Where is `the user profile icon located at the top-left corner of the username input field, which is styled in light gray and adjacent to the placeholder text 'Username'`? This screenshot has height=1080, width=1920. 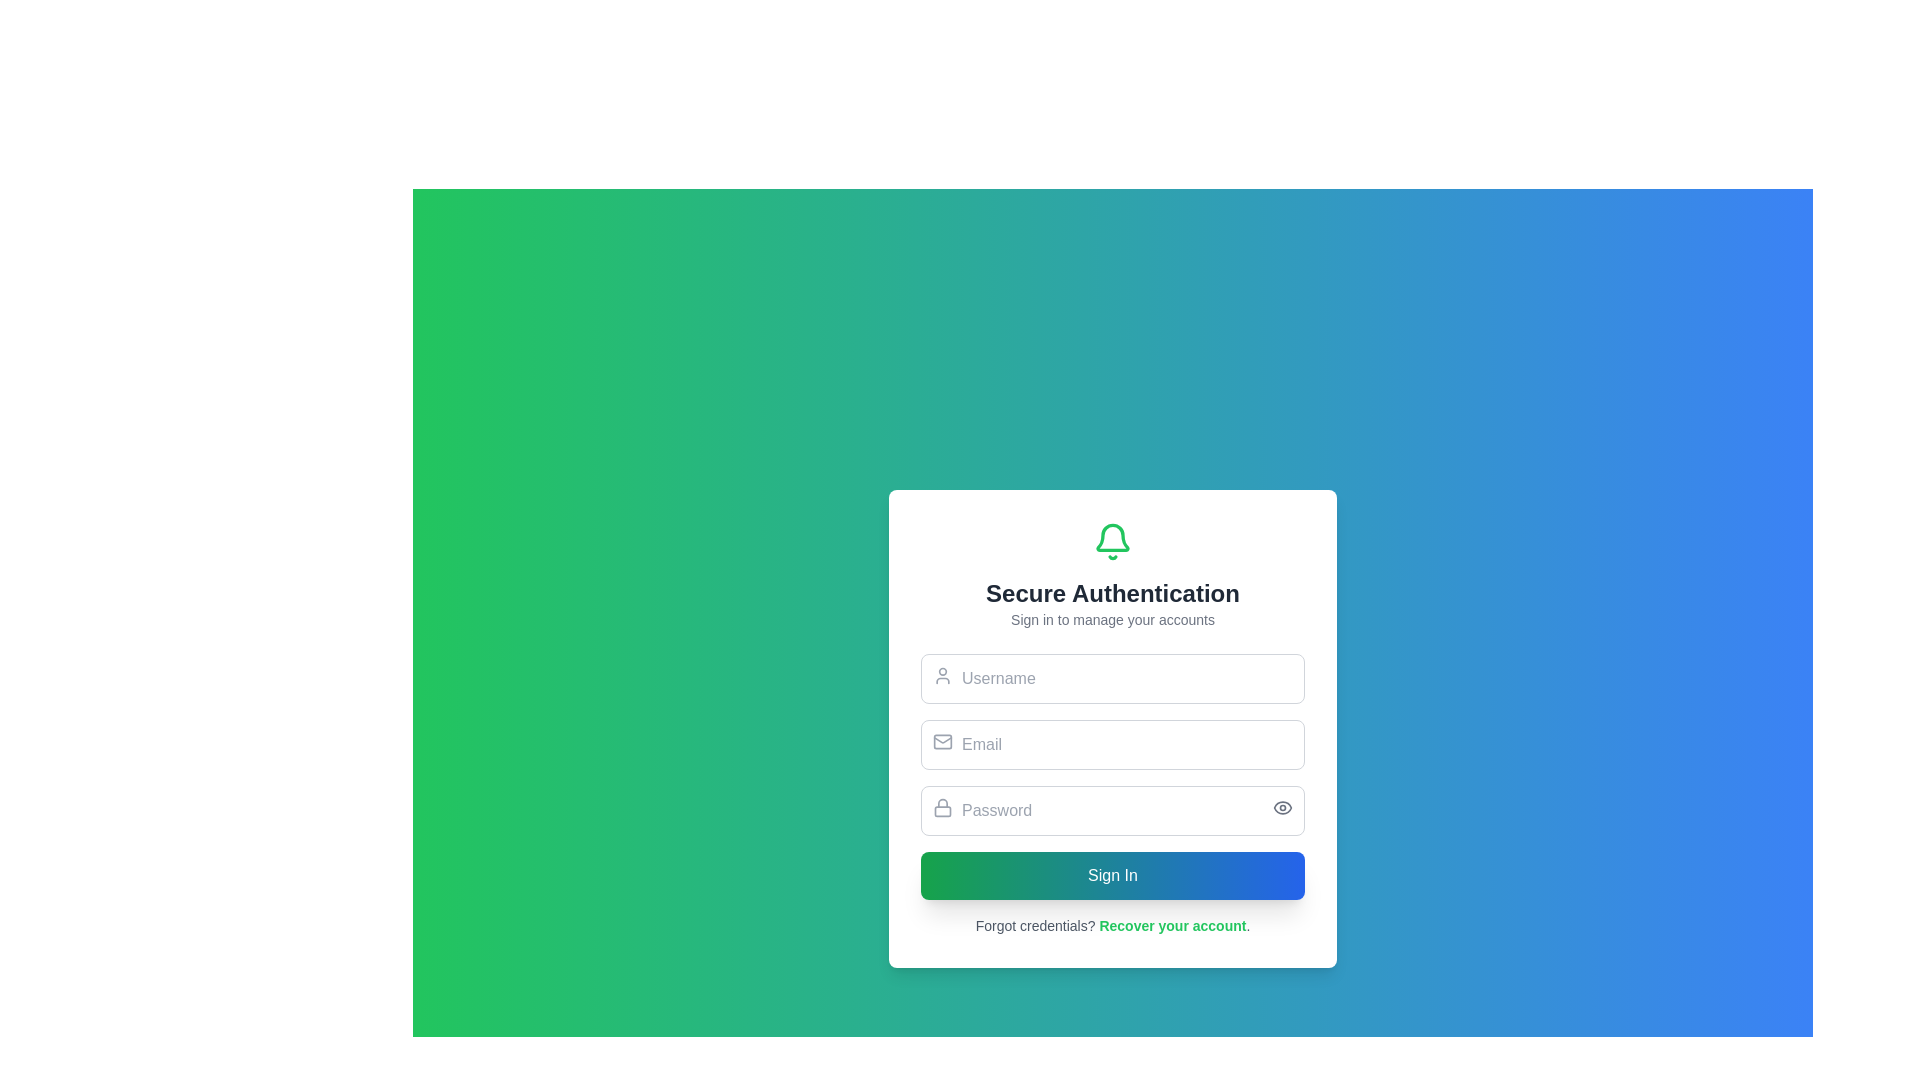 the user profile icon located at the top-left corner of the username input field, which is styled in light gray and adjacent to the placeholder text 'Username' is located at coordinates (941, 675).